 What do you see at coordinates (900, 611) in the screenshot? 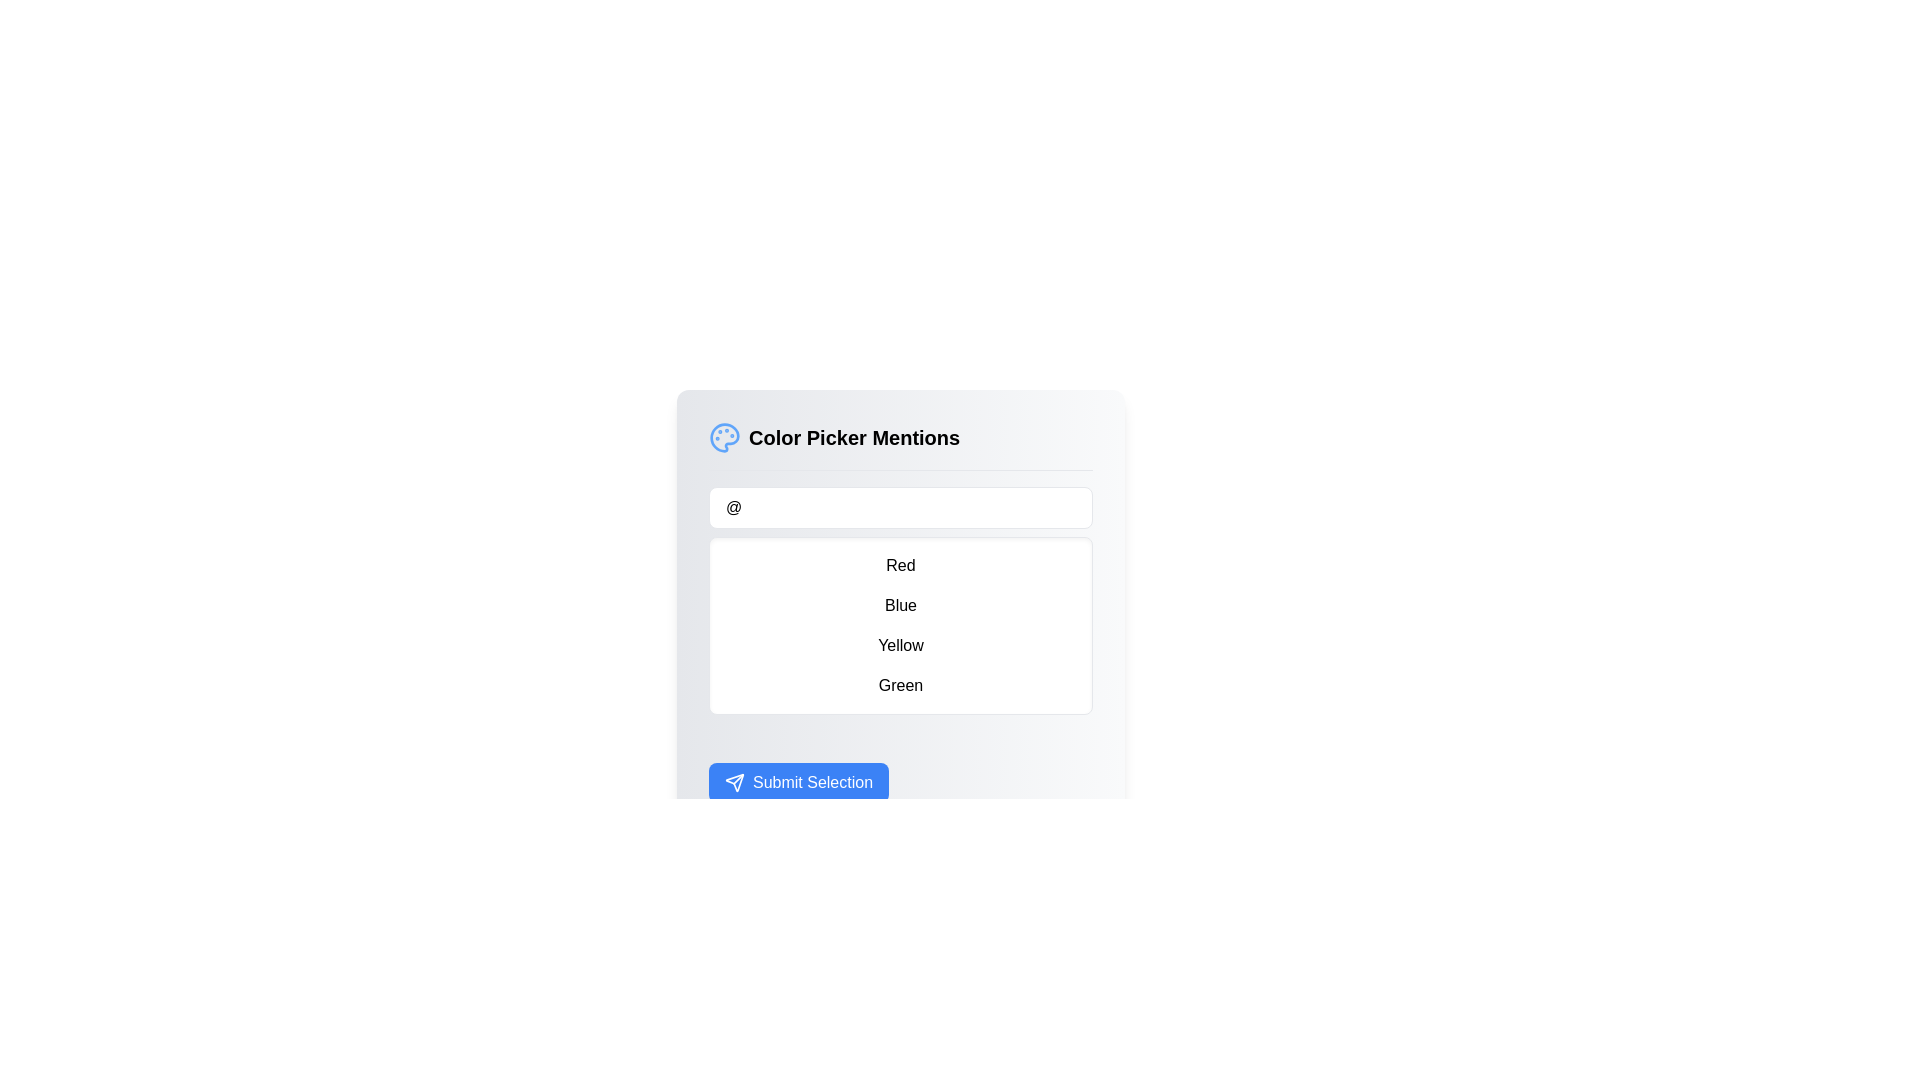
I see `the color selection option in the Interactive panel below the 'Color Picker Mentions' header` at bounding box center [900, 611].